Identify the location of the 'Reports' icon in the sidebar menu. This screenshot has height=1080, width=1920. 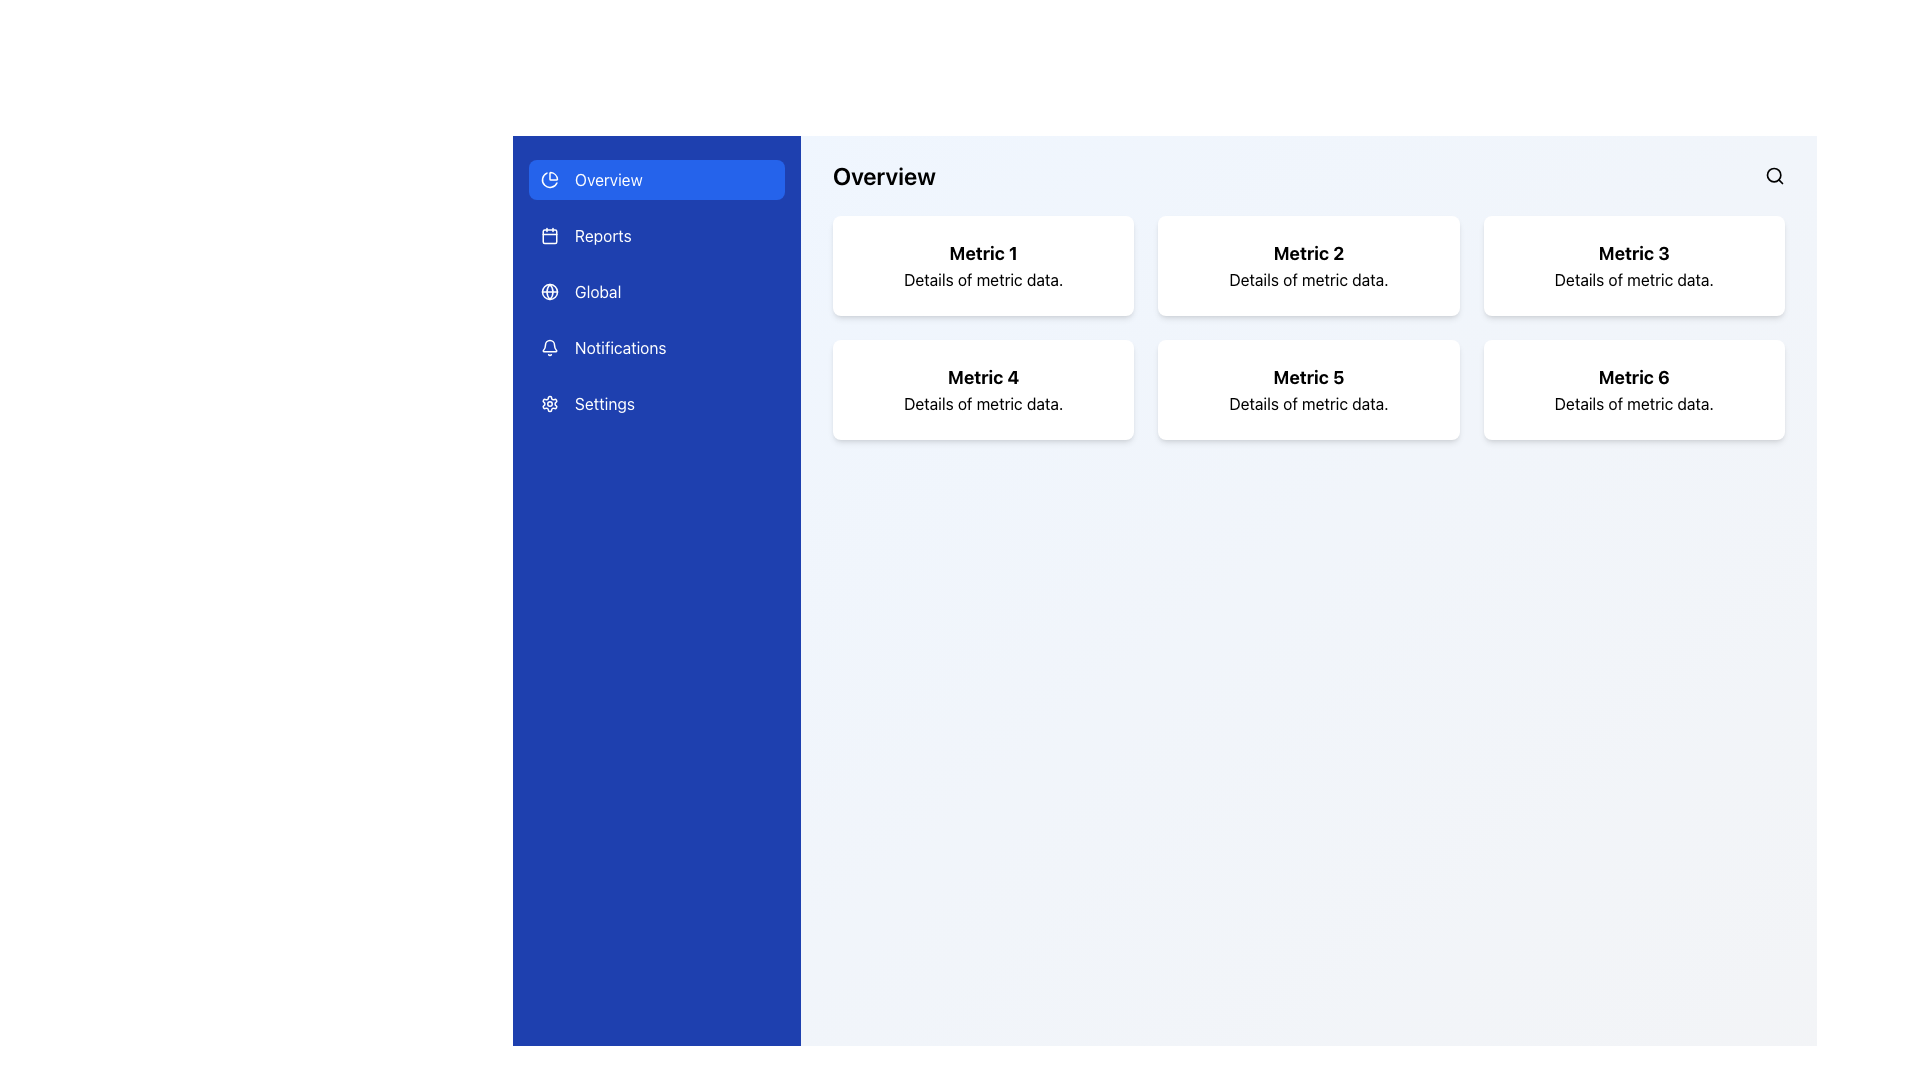
(550, 234).